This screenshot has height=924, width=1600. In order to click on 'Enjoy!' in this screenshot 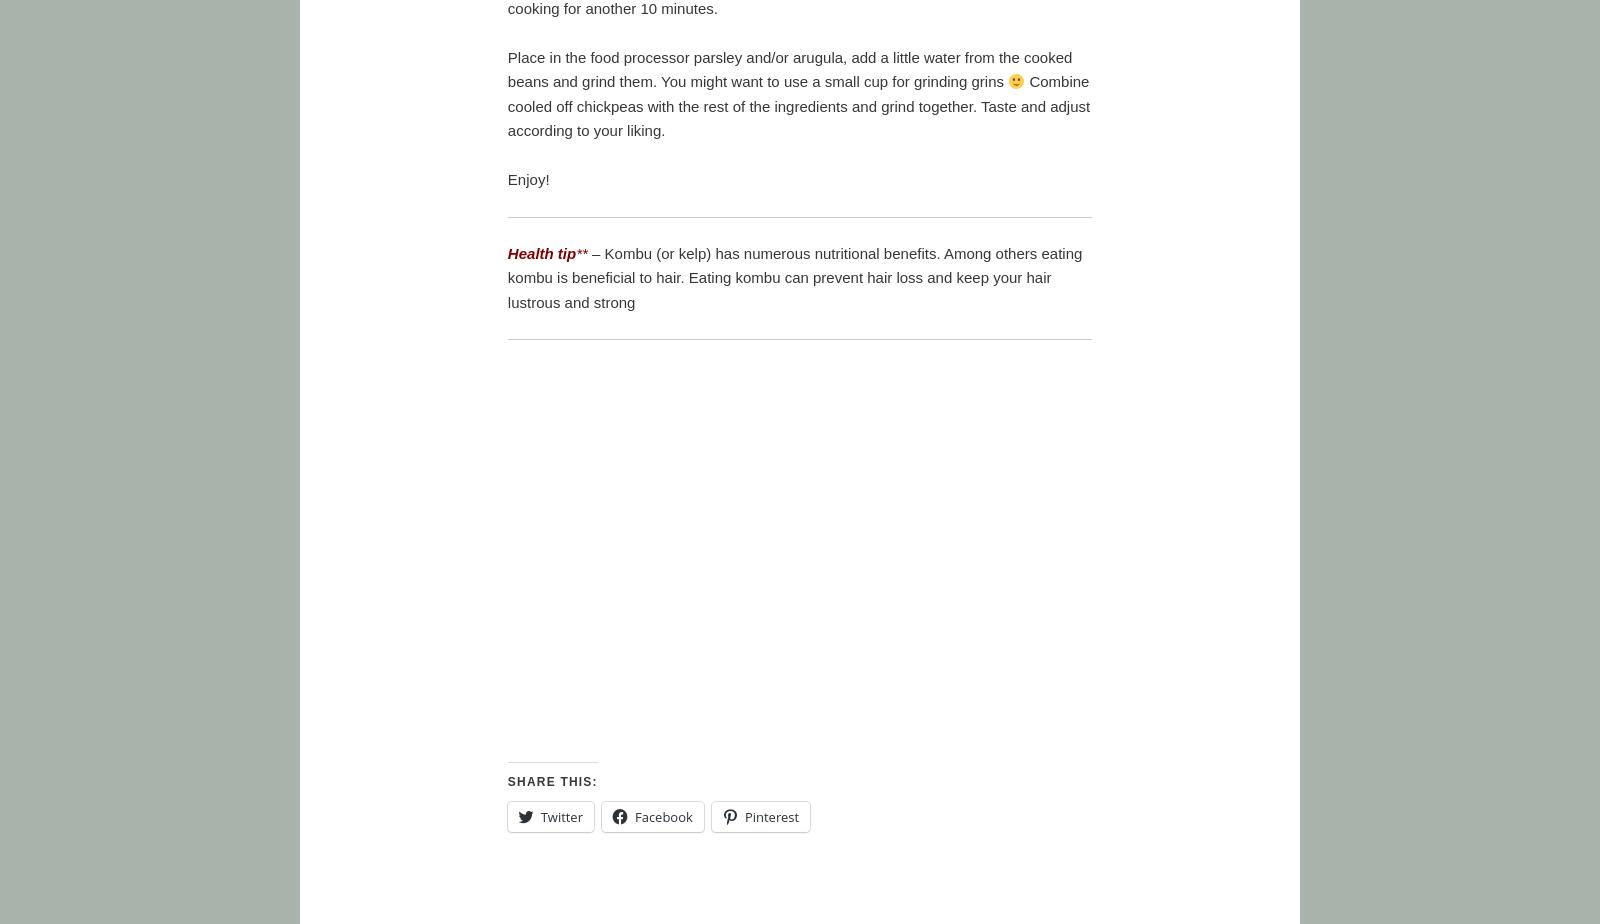, I will do `click(527, 178)`.